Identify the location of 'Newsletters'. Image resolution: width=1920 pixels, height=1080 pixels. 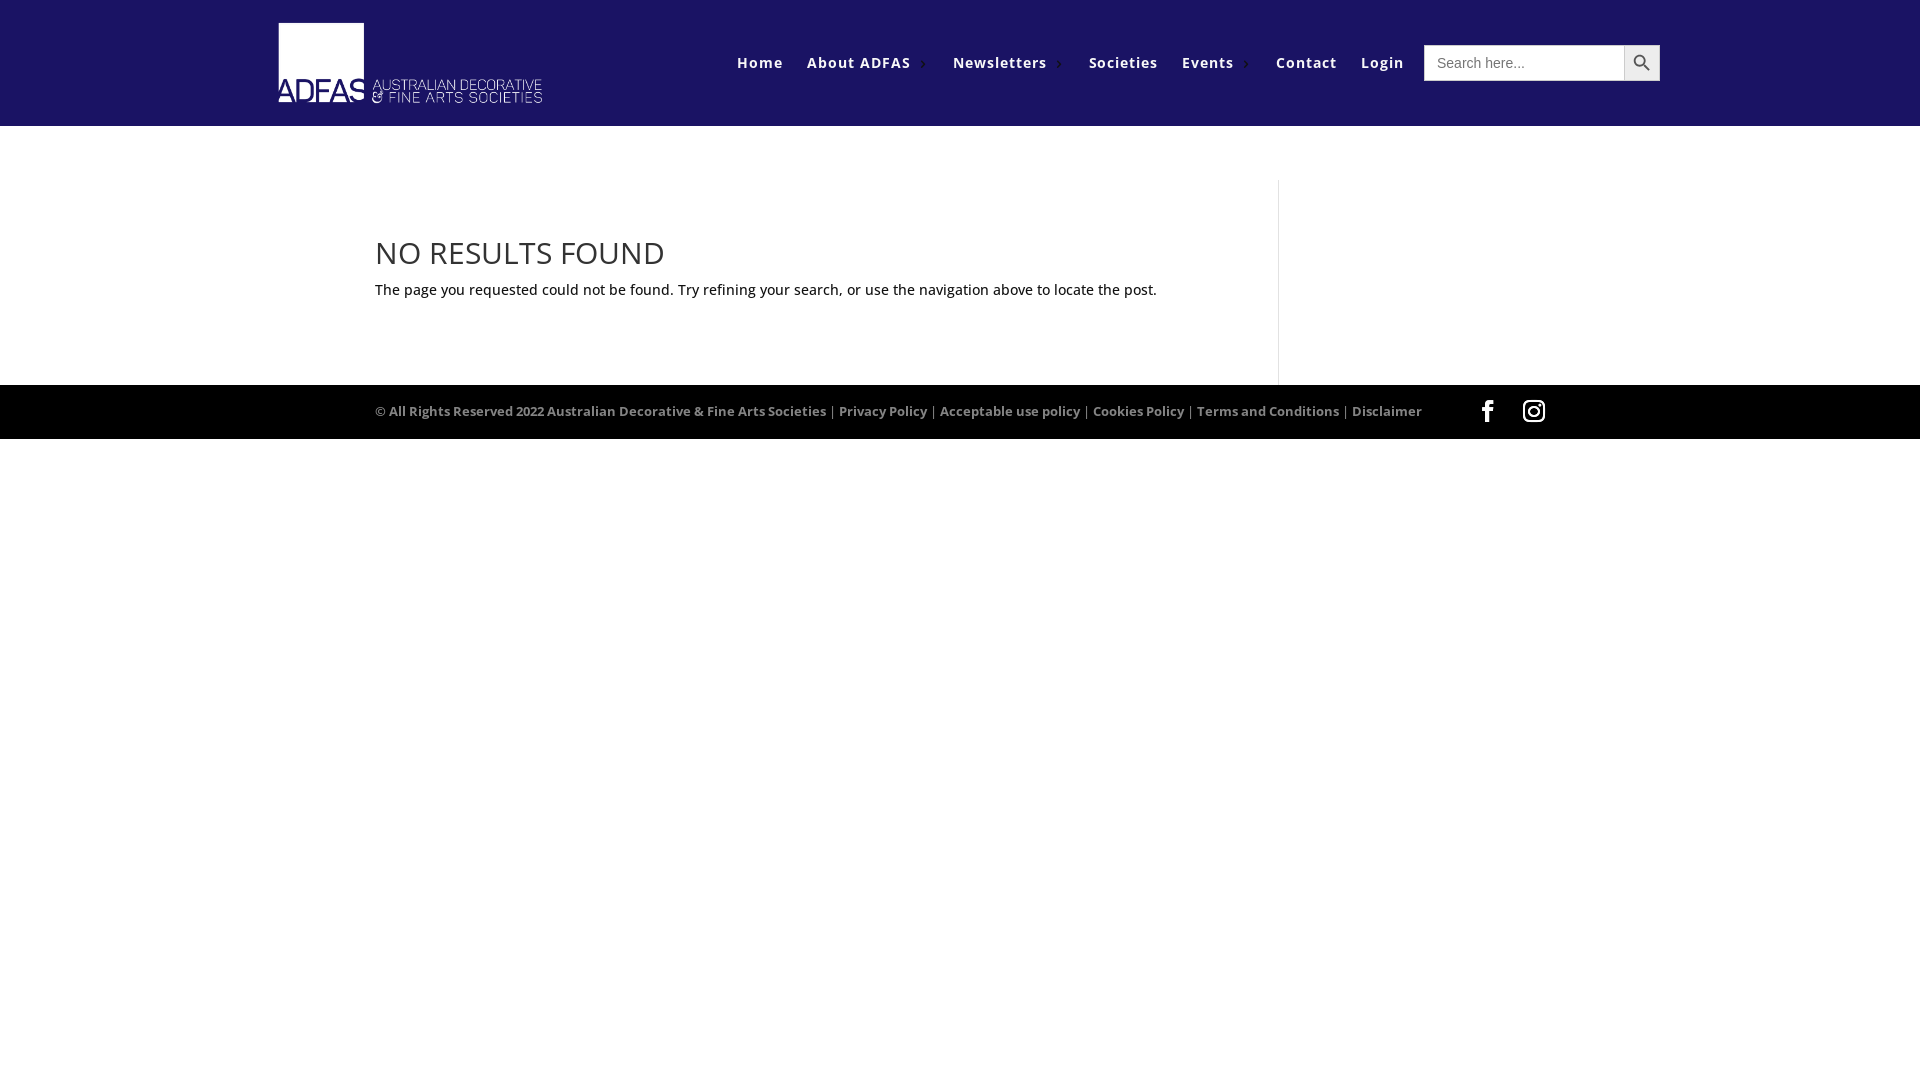
(999, 61).